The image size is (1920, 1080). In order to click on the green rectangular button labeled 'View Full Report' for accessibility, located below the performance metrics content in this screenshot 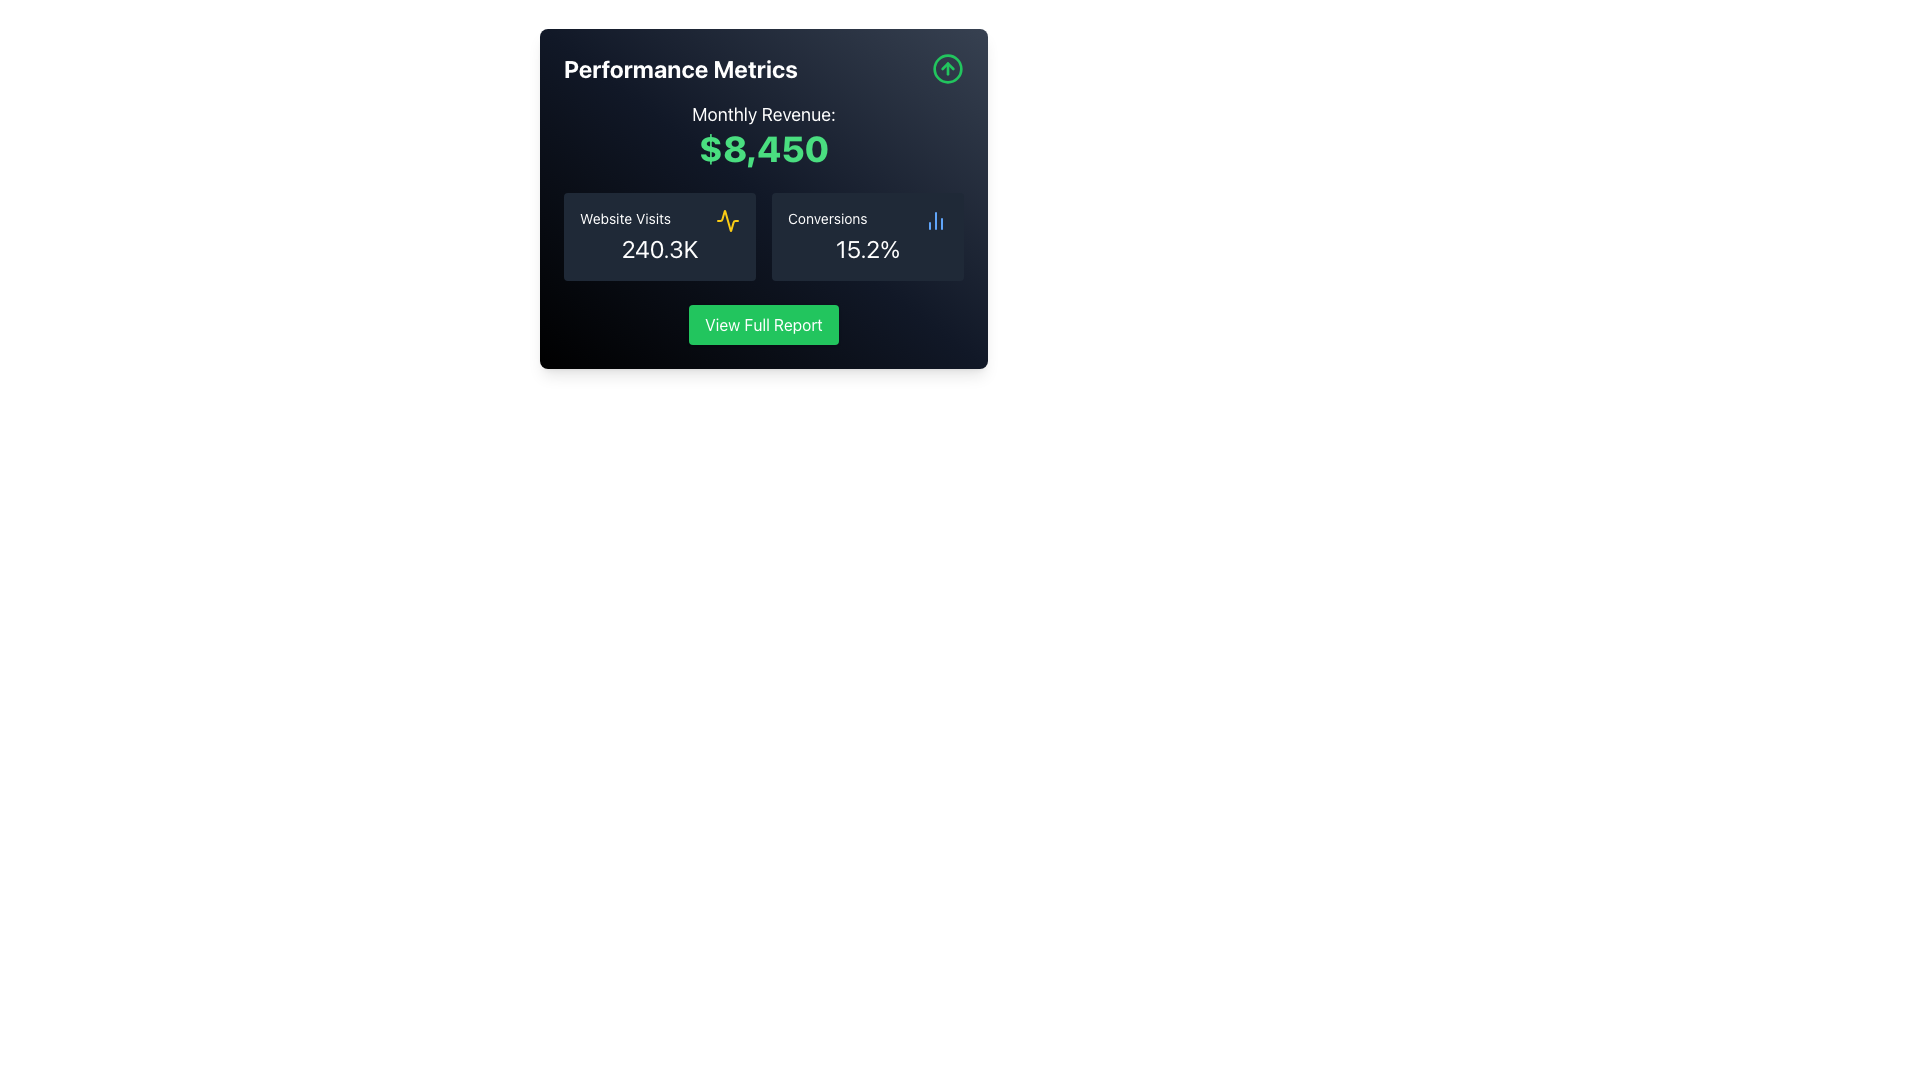, I will do `click(762, 323)`.